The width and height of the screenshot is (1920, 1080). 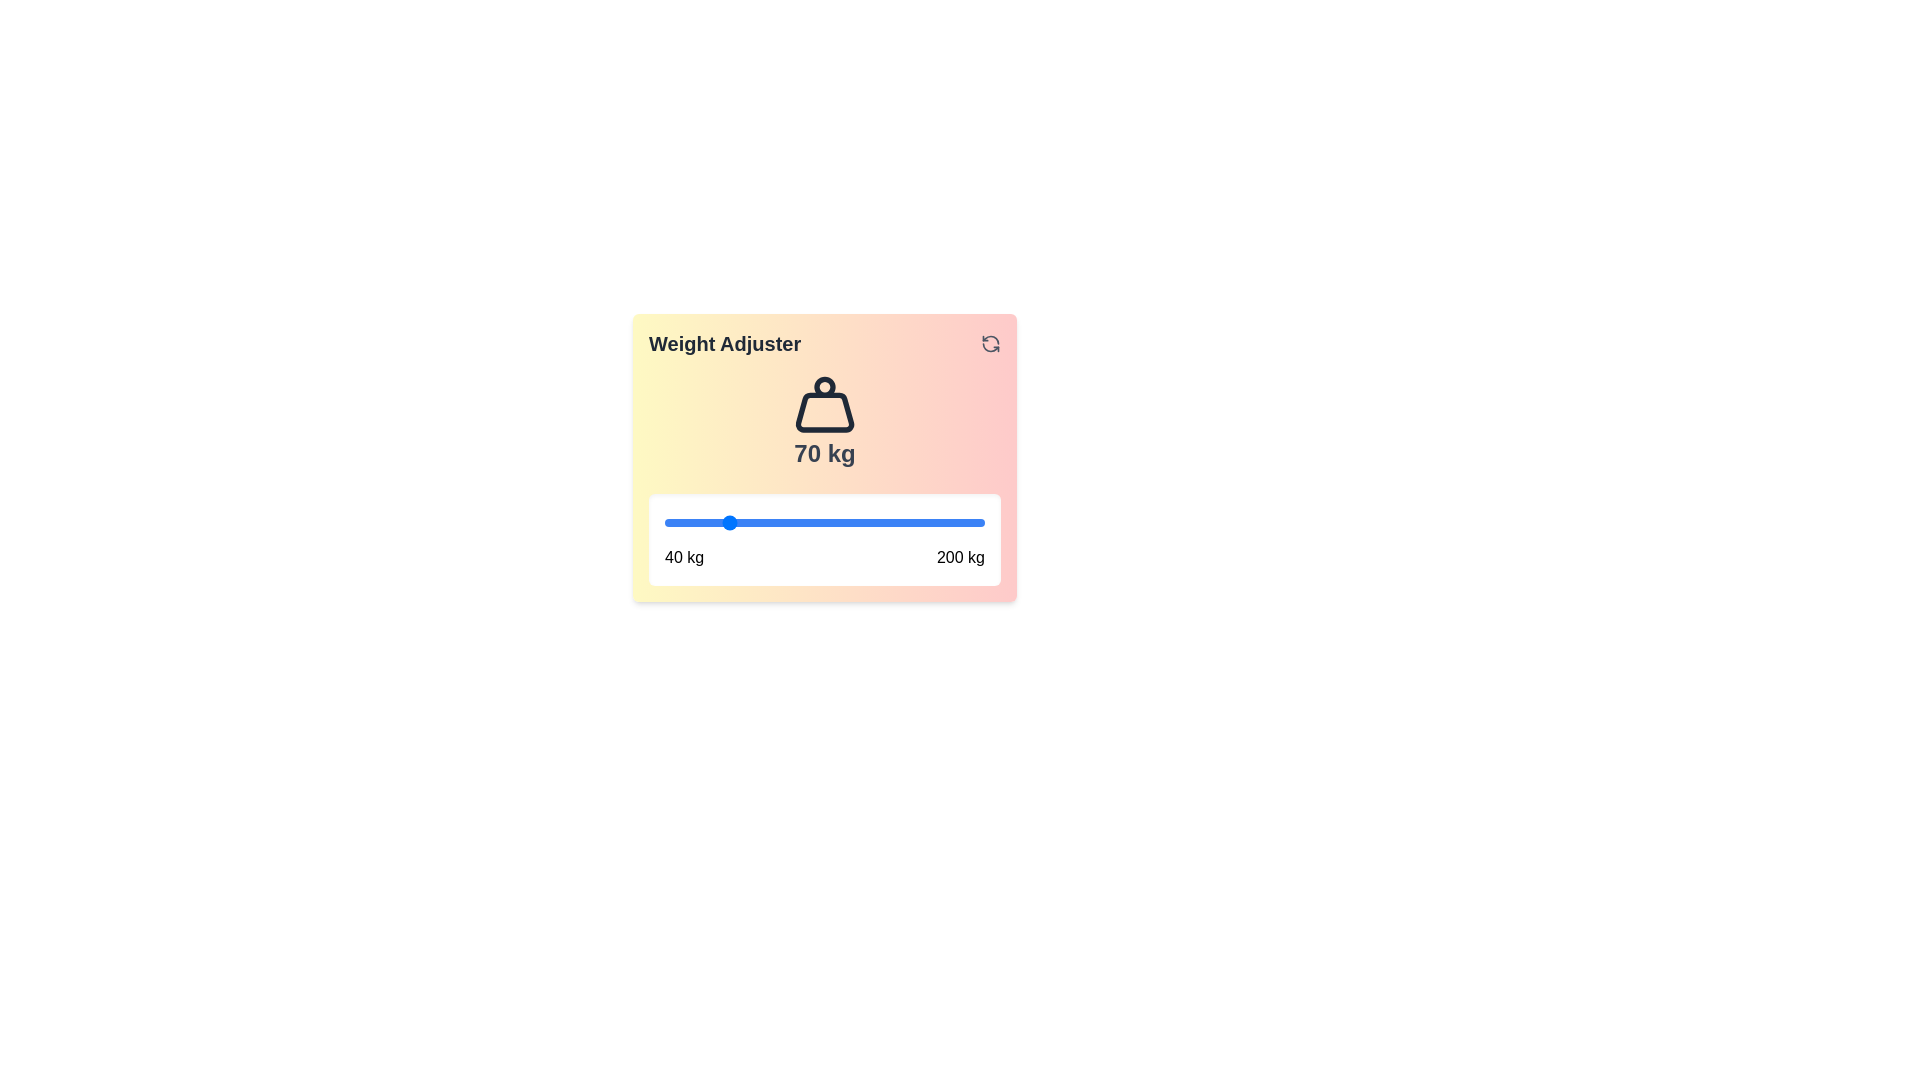 What do you see at coordinates (977, 522) in the screenshot?
I see `the weight to 196 kg using the slider` at bounding box center [977, 522].